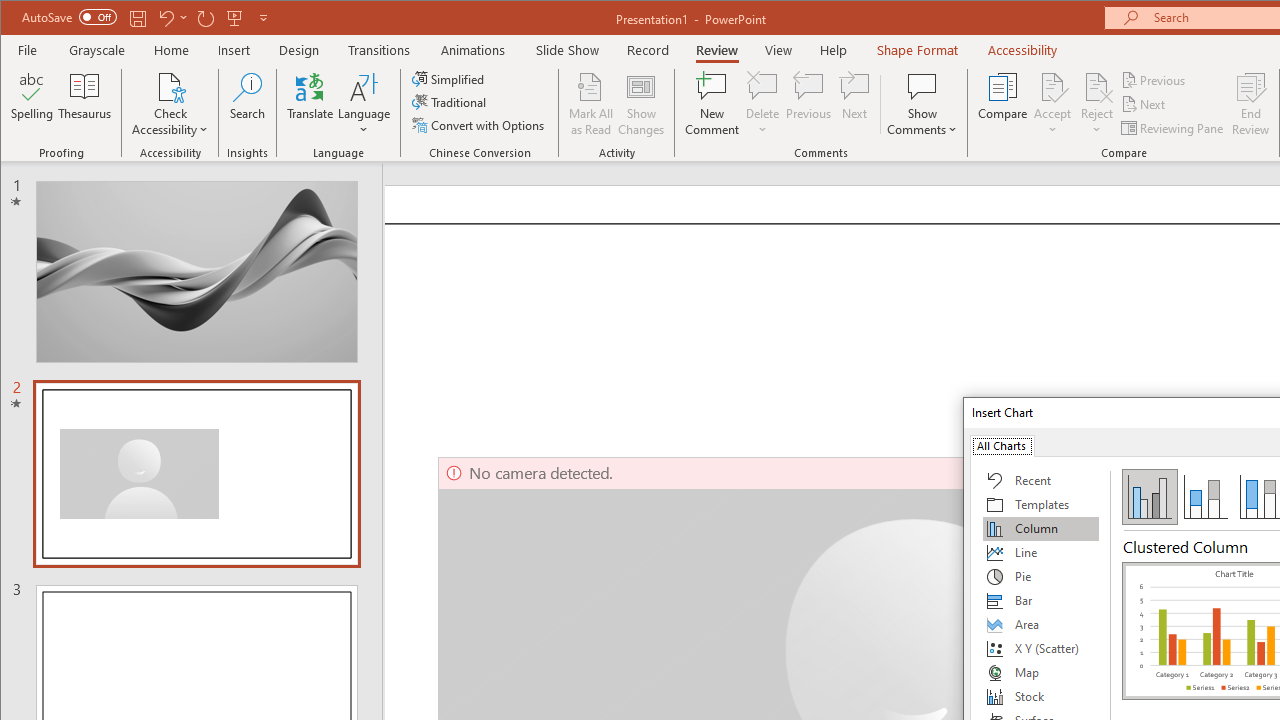 Image resolution: width=1280 pixels, height=720 pixels. I want to click on 'Reject', so click(1095, 104).